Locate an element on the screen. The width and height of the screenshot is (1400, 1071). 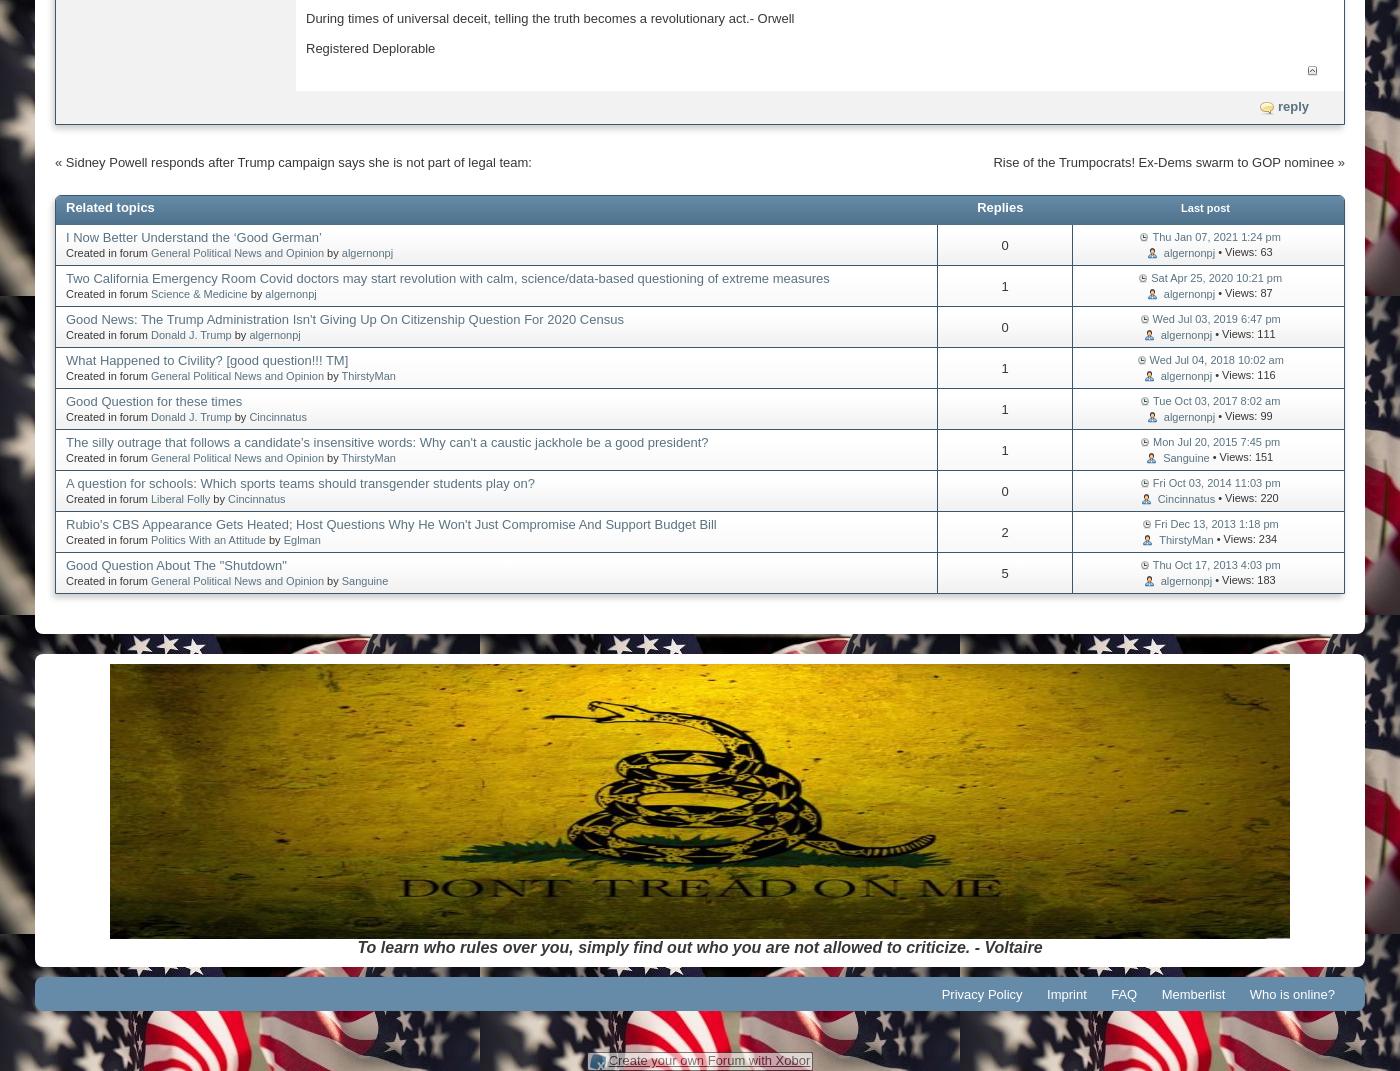
'Last post' is located at coordinates (1204, 206).